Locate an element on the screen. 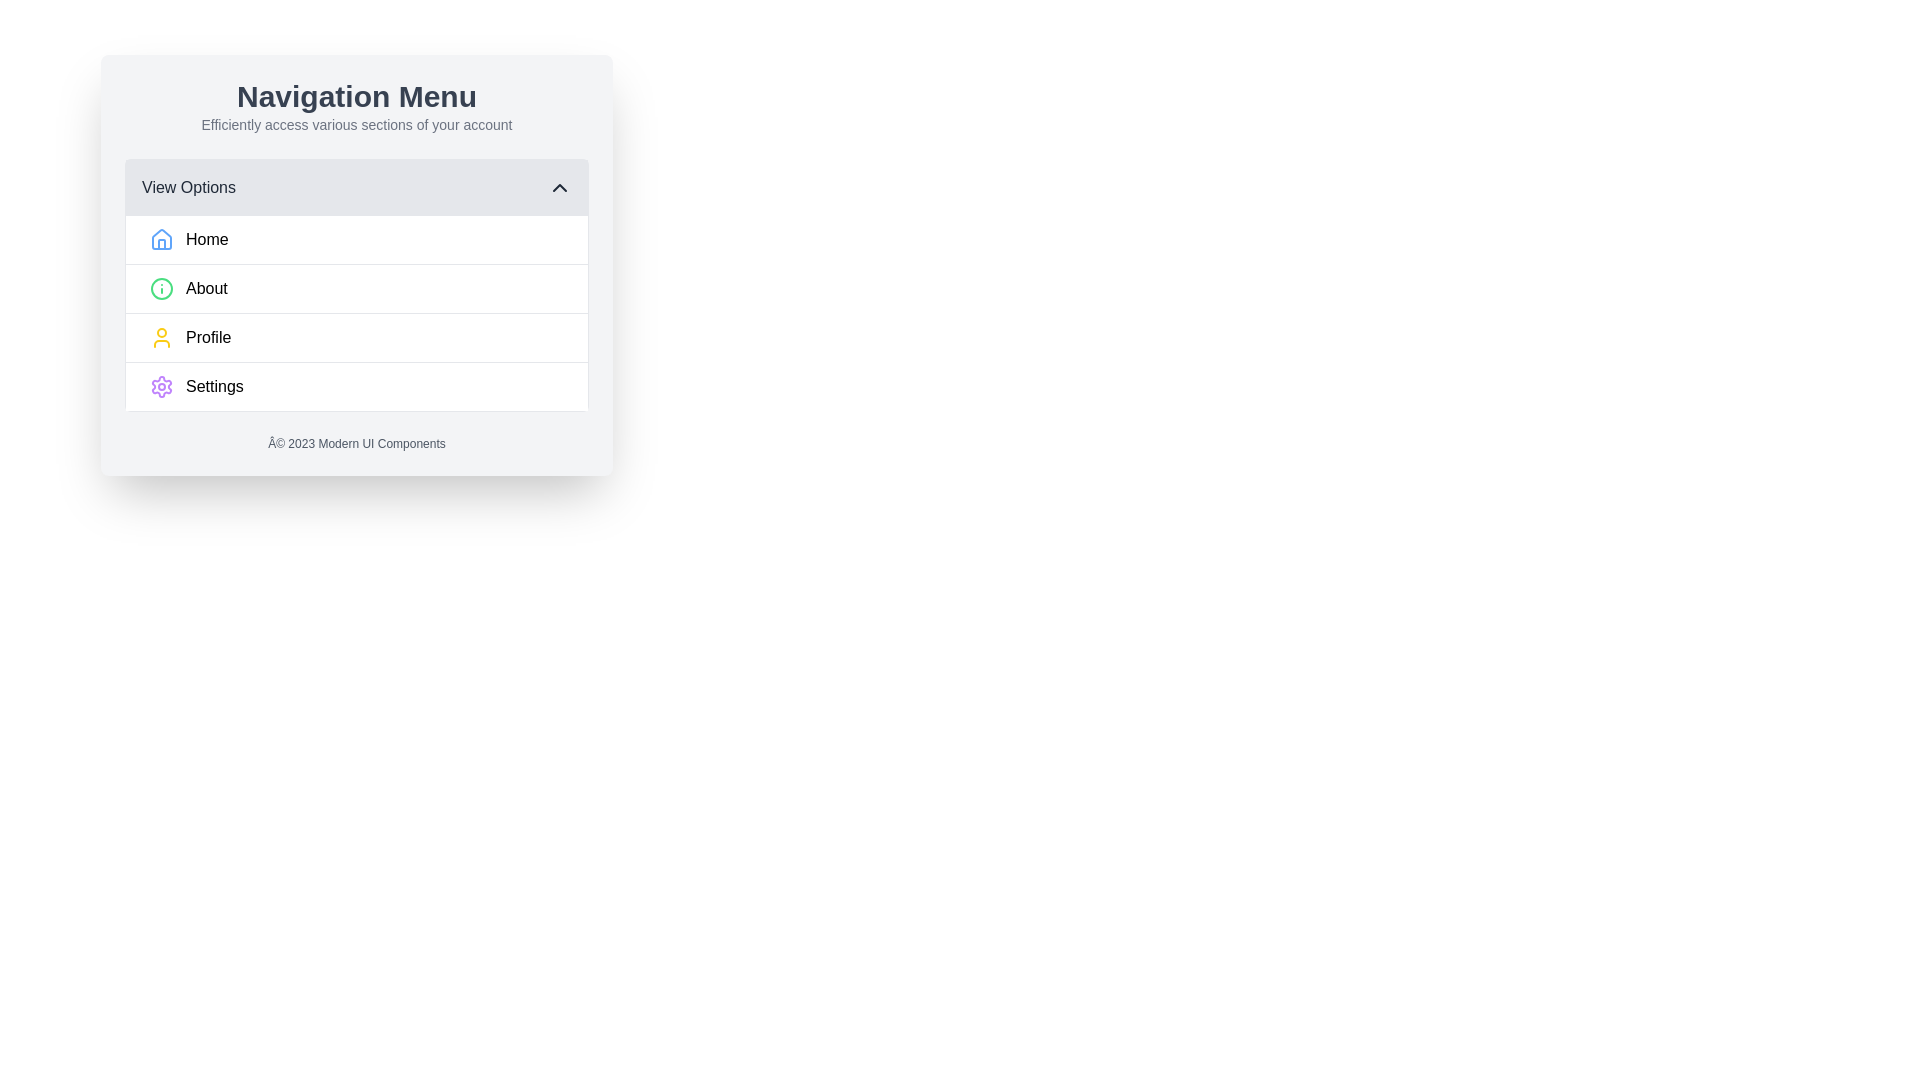 Image resolution: width=1920 pixels, height=1080 pixels. the 'View Options' toggle button located in the navigation menu is located at coordinates (356, 188).